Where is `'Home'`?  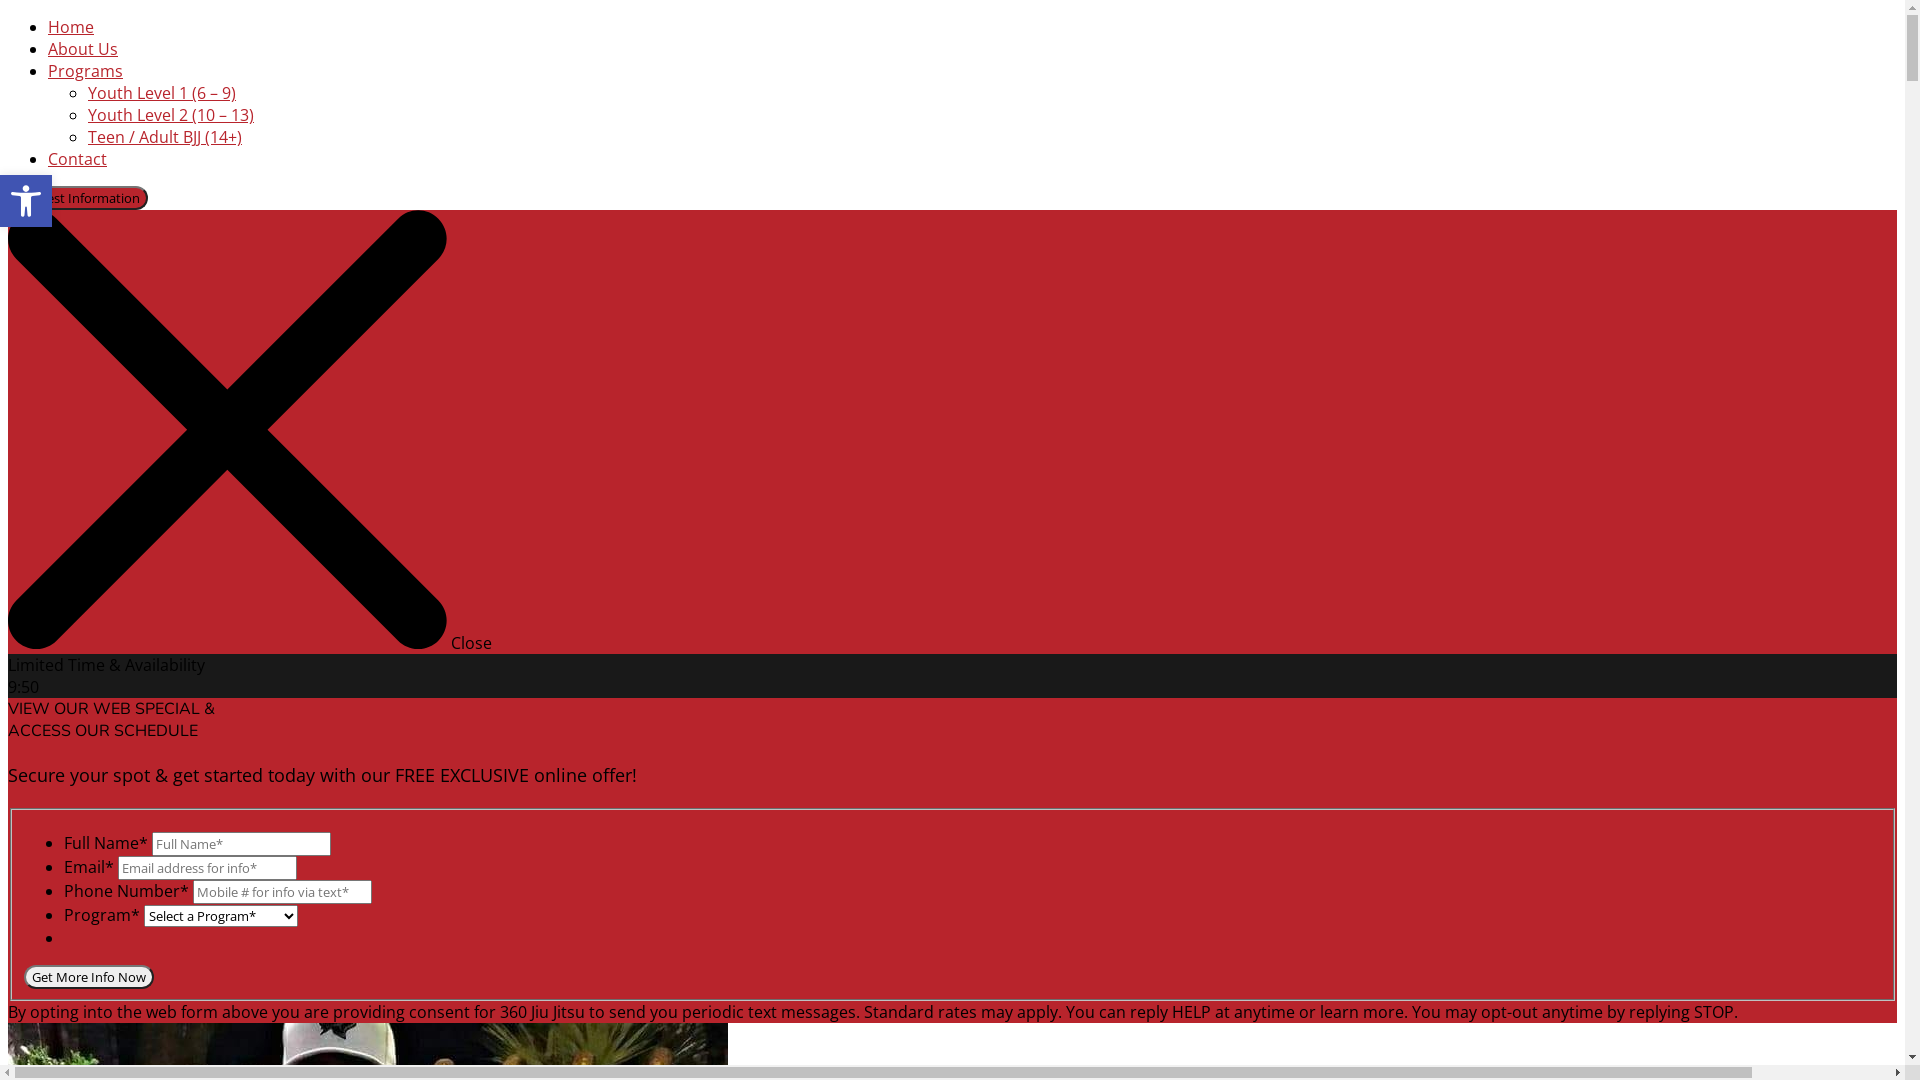 'Home' is located at coordinates (71, 27).